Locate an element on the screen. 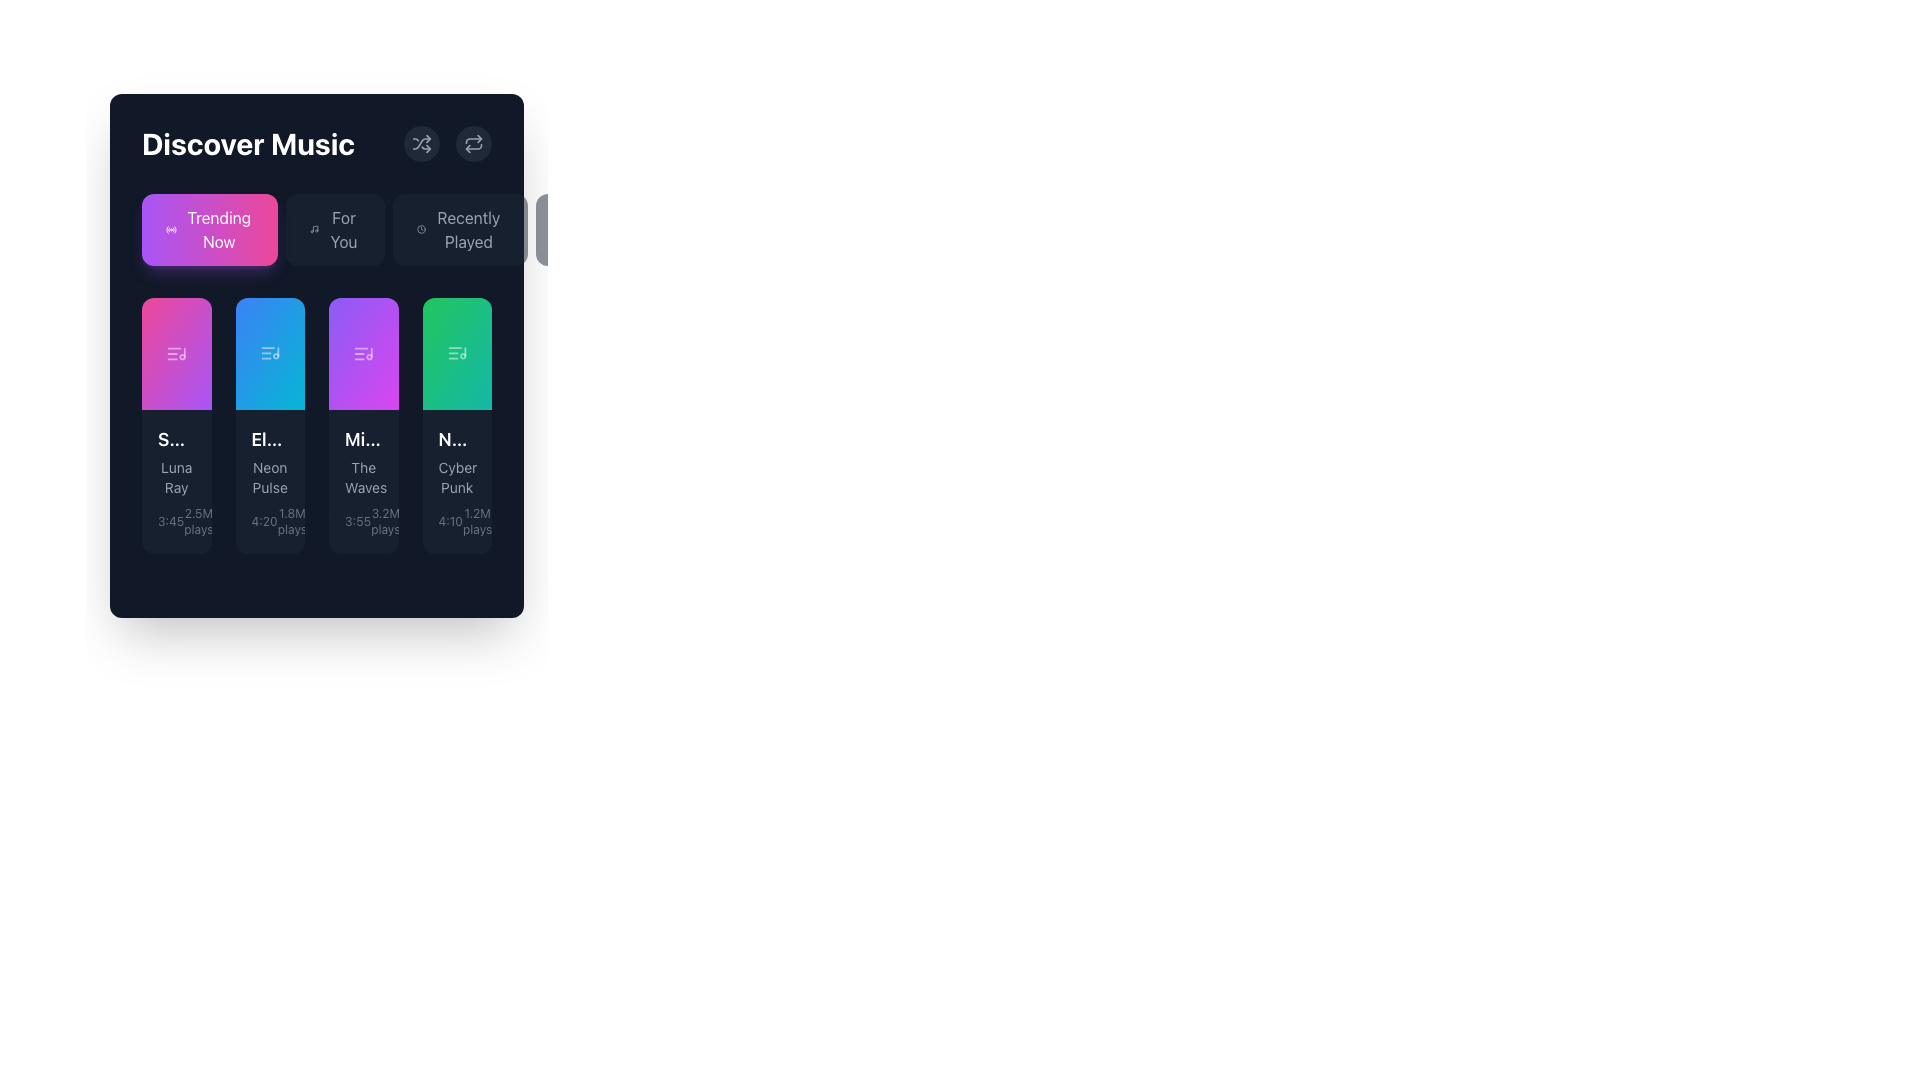  the 'For You' icon in the music discovery interface to trigger hover-based visual feedback is located at coordinates (313, 229).